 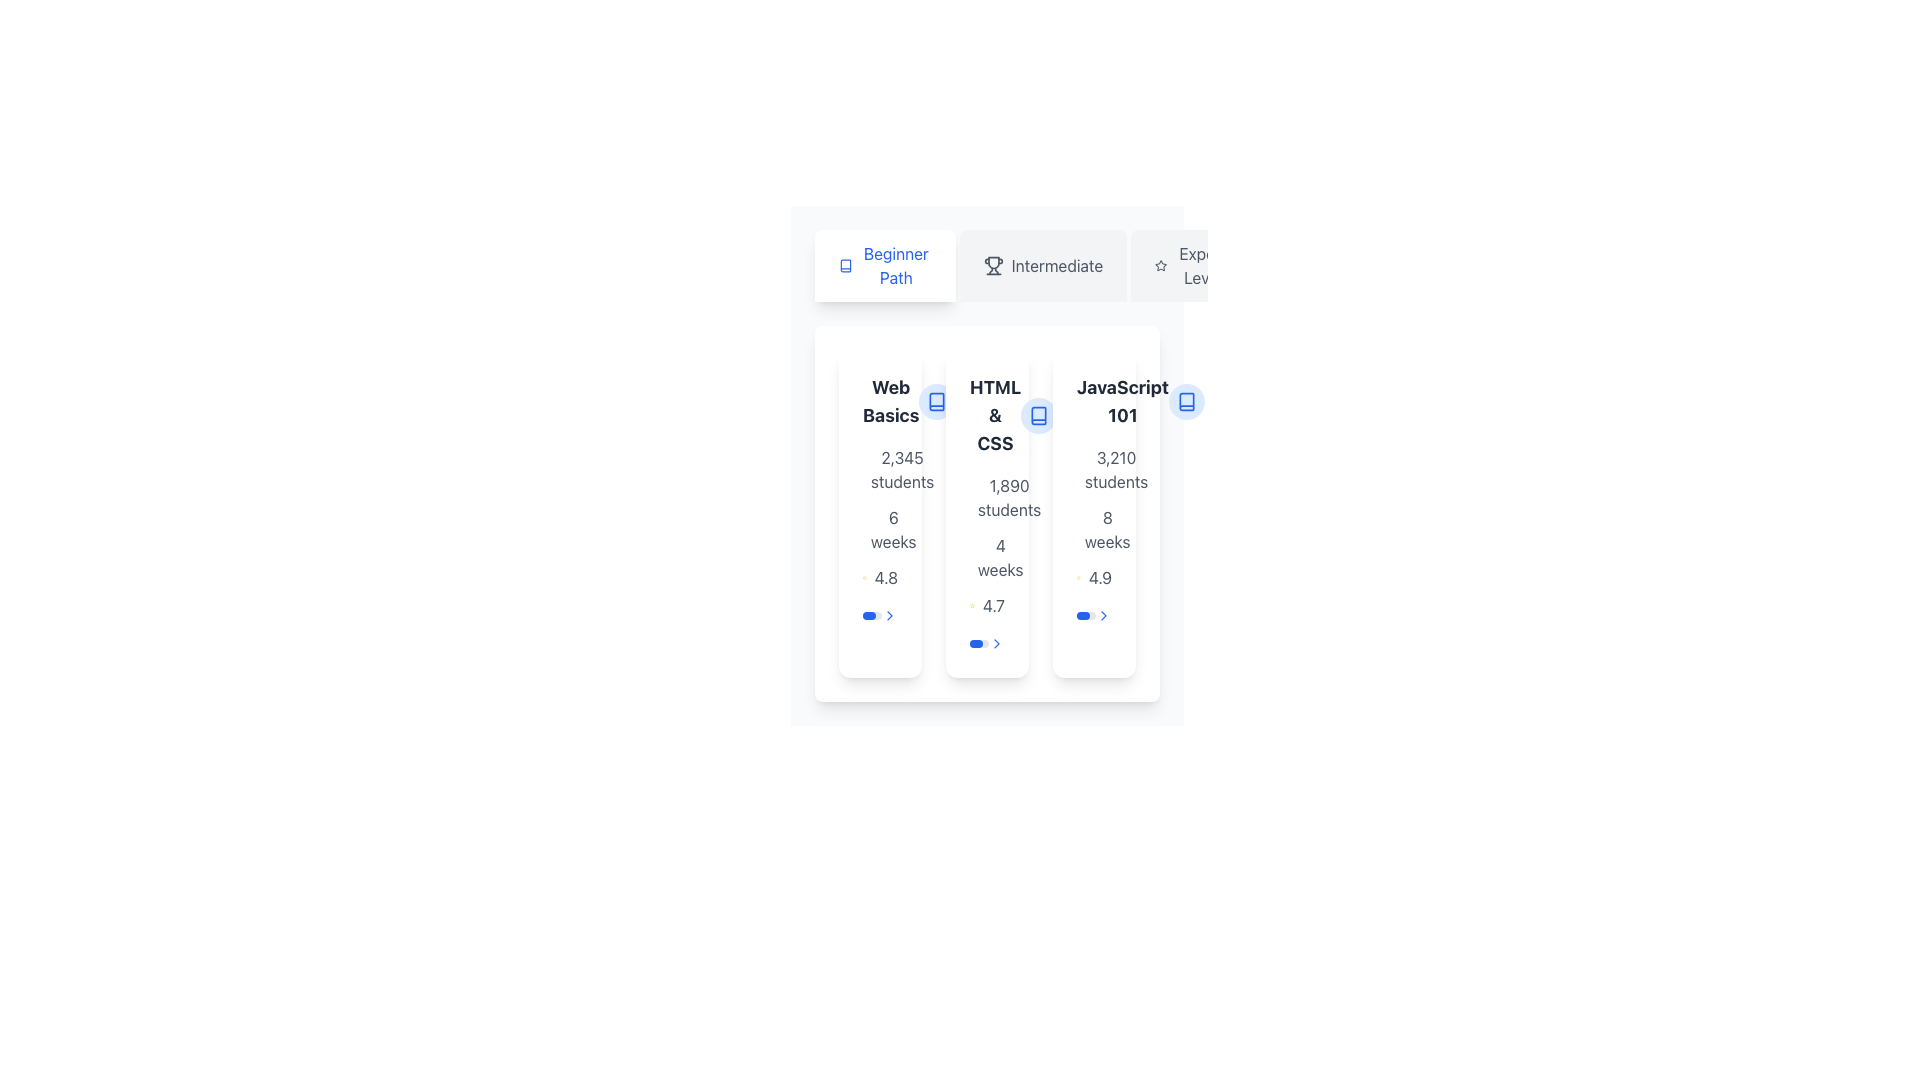 I want to click on the circular icon with a light blue background and a blue book graphic located at the top right of the 'HTML & CSS' card, so click(x=1039, y=415).